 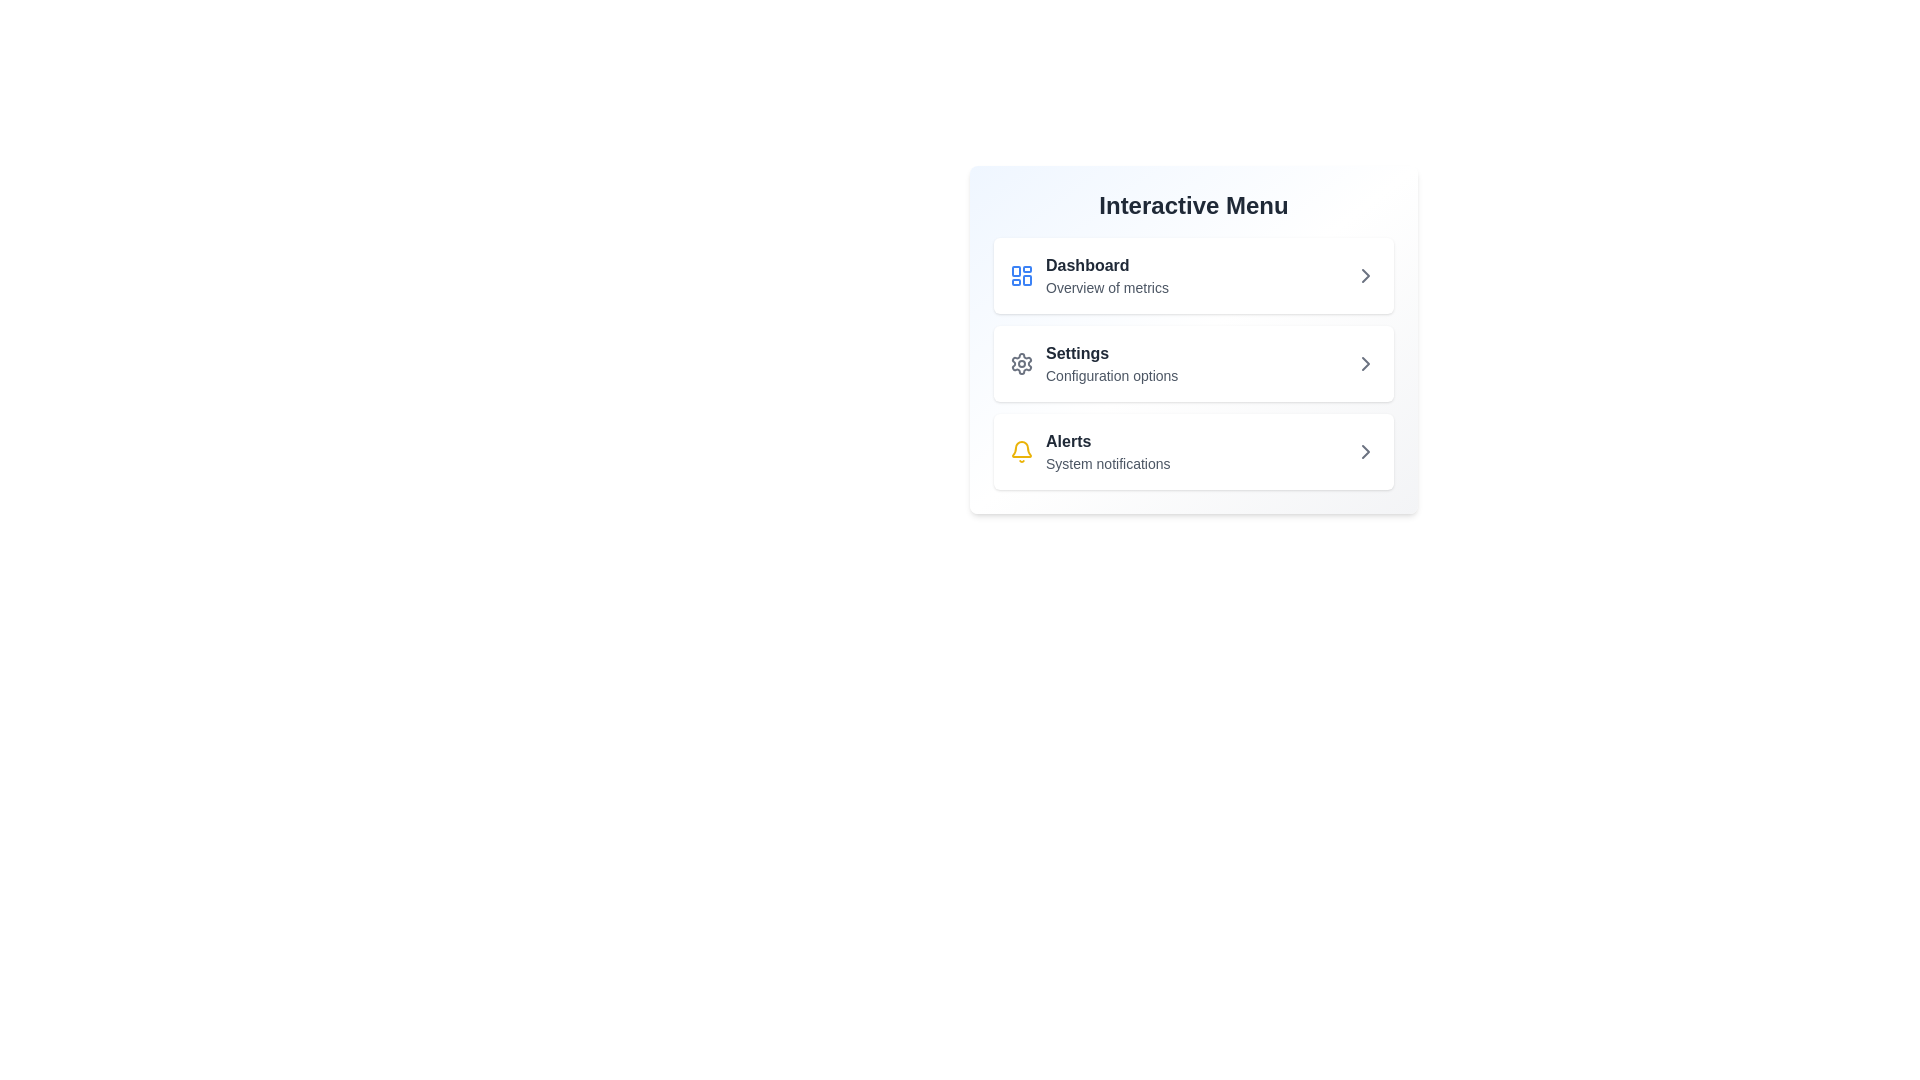 I want to click on the 'Alerts' text content block, which features a bold 'Alerts' heading and a smaller 'System notifications' subtitle, so click(x=1107, y=451).